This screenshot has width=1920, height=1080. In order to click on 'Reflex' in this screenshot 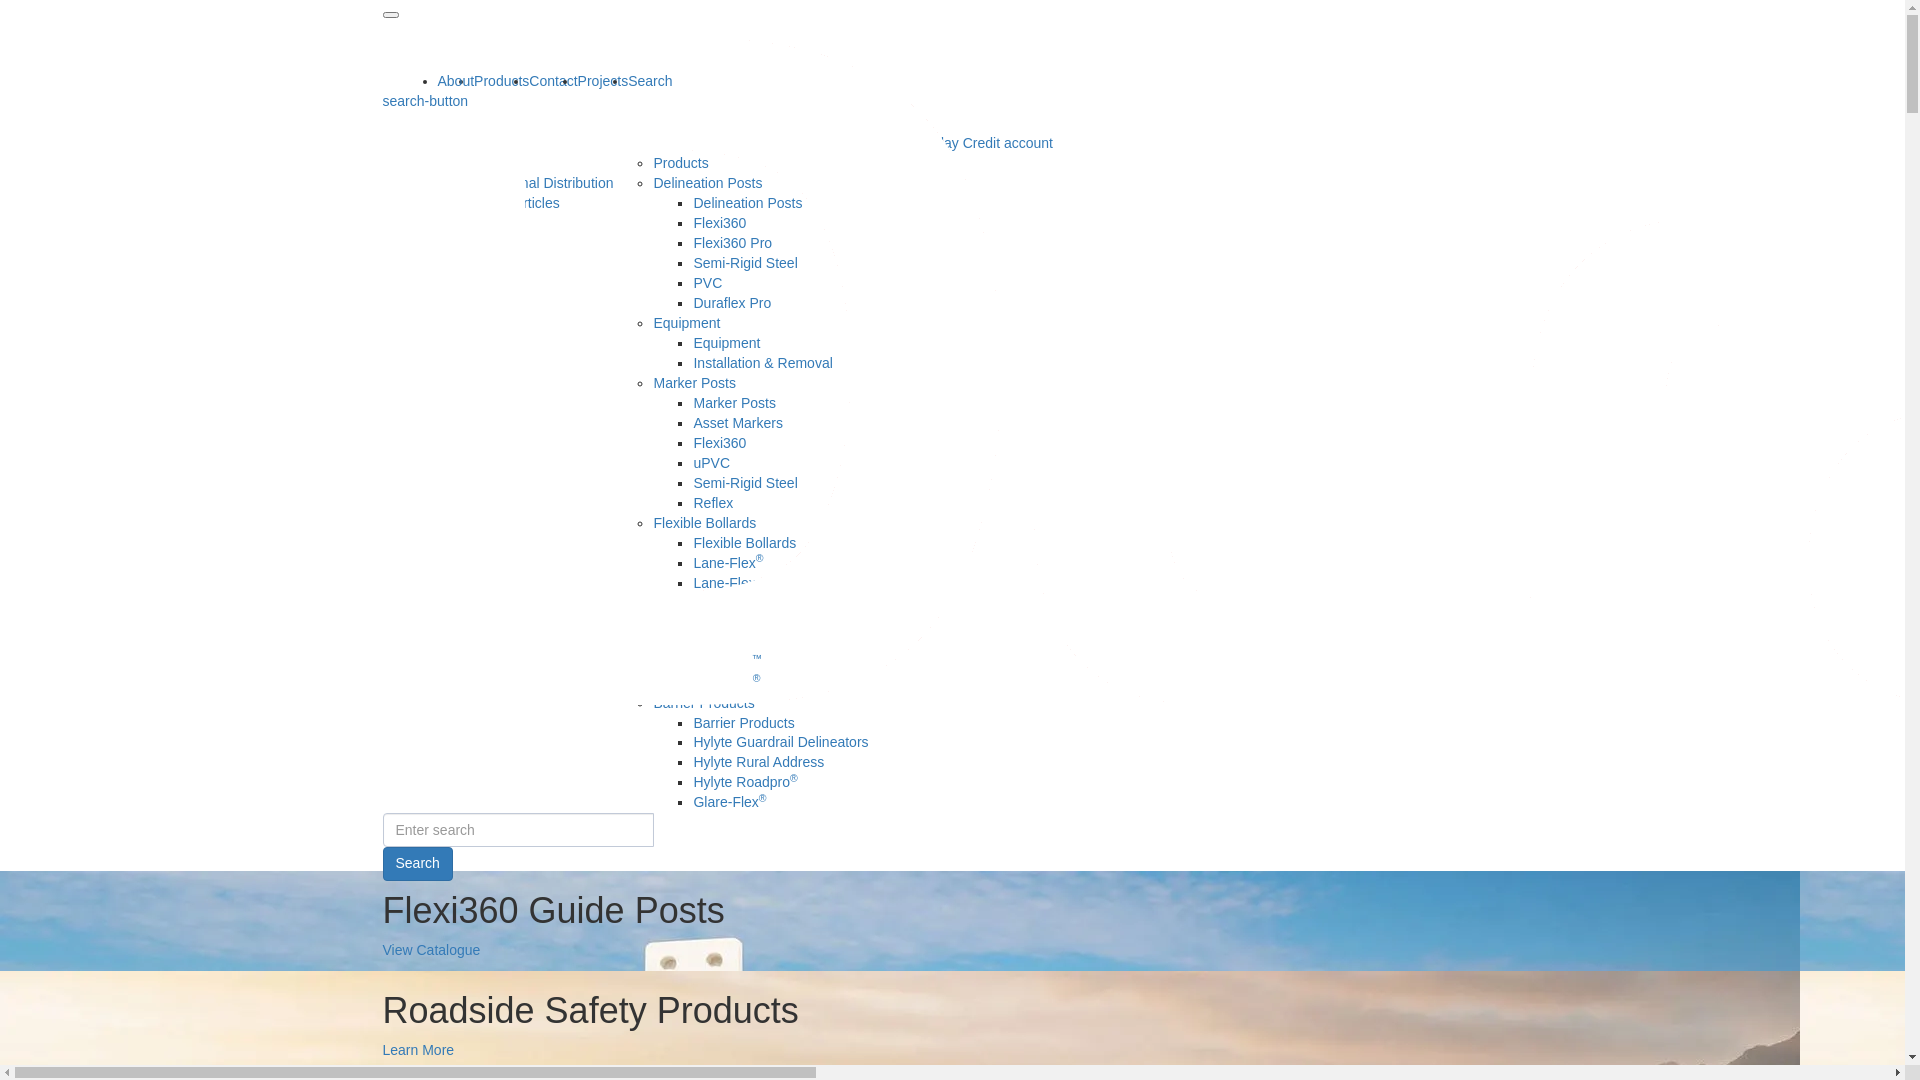, I will do `click(713, 501)`.